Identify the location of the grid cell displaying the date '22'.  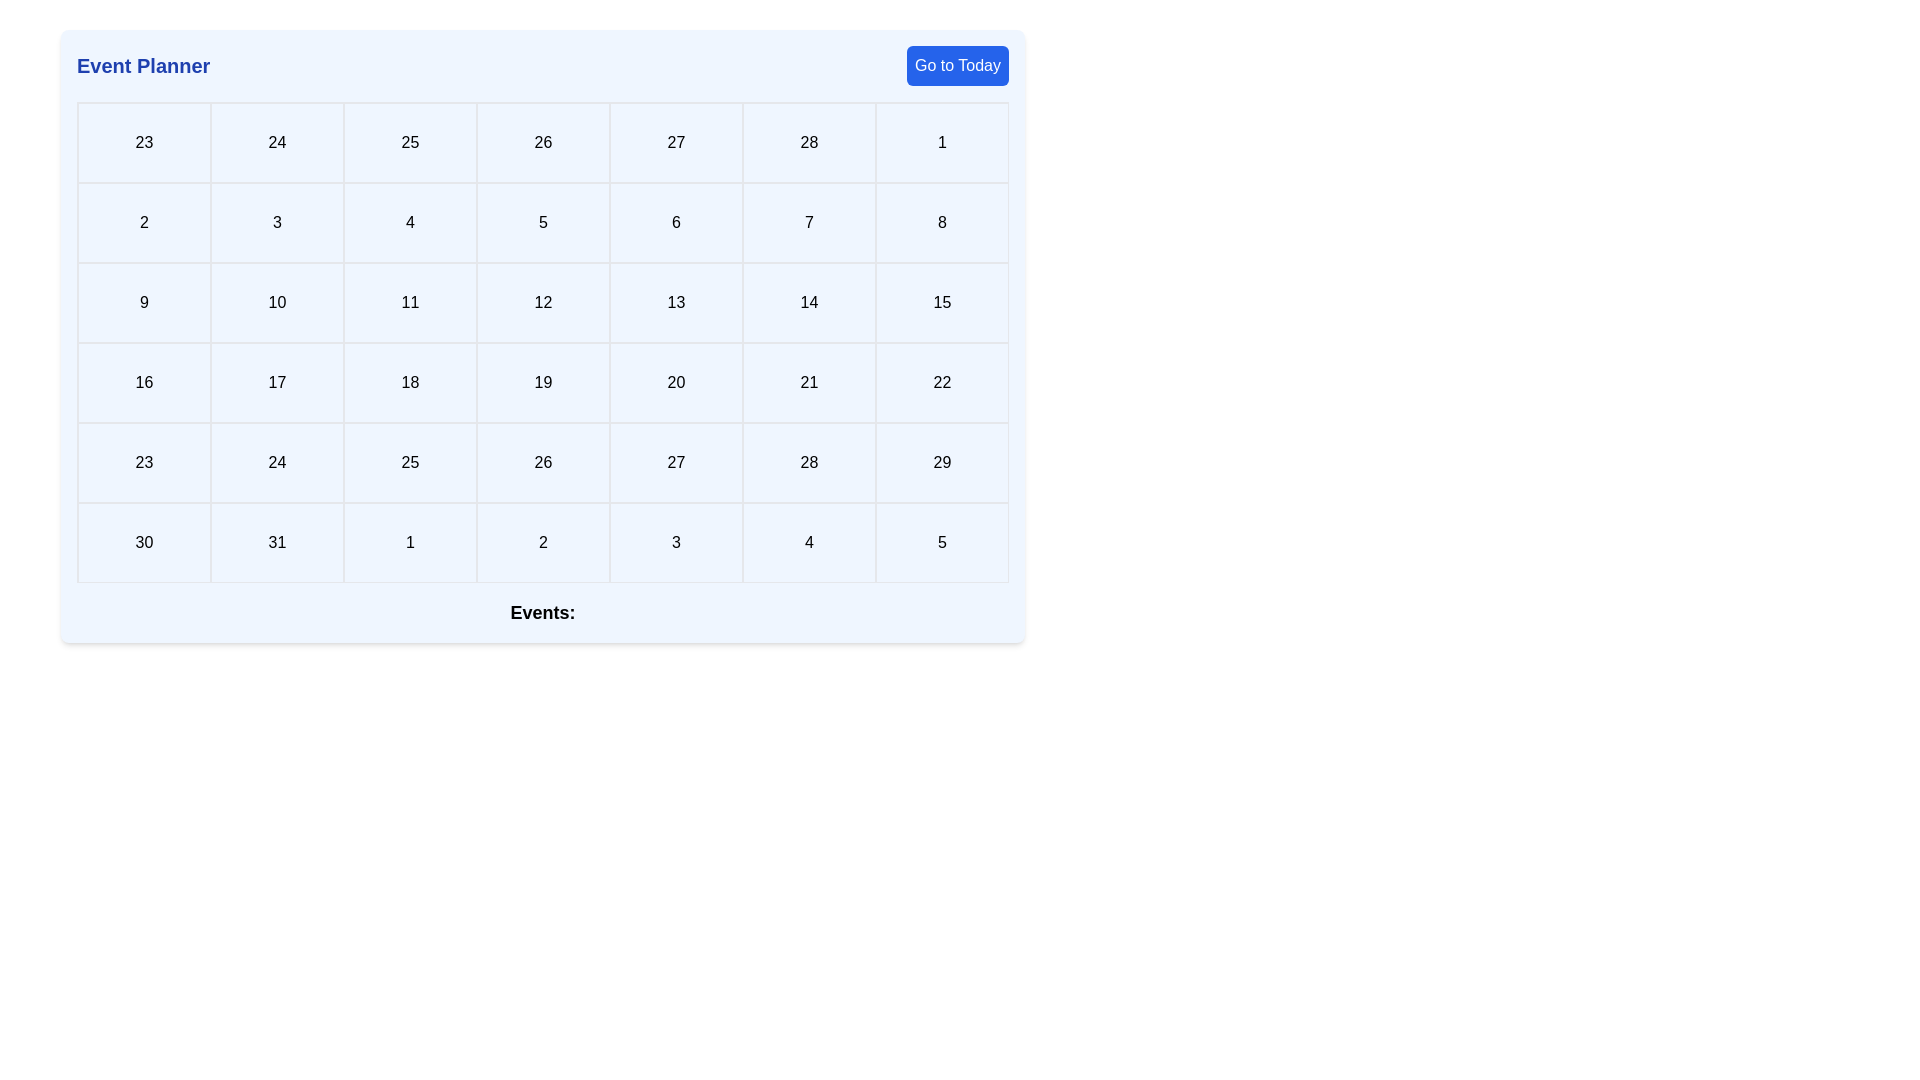
(941, 382).